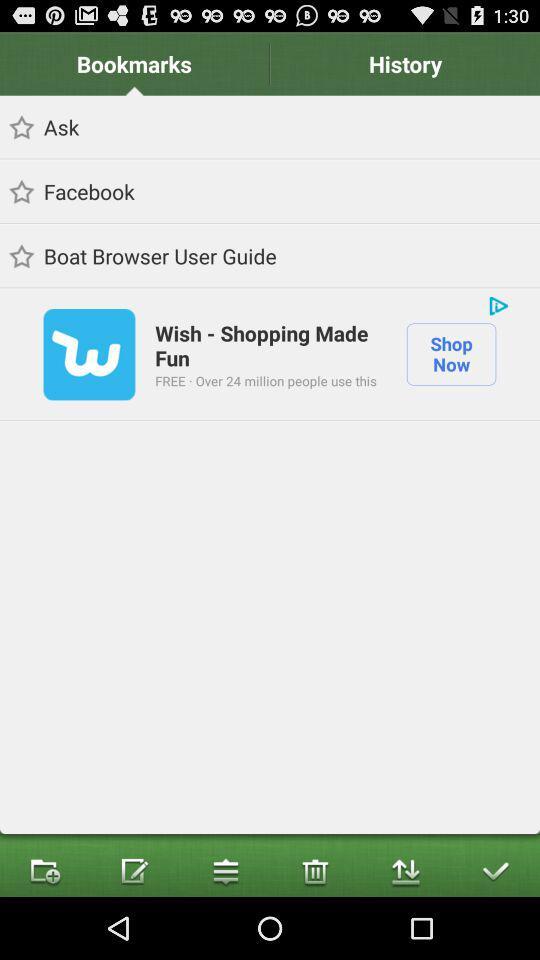  What do you see at coordinates (270, 345) in the screenshot?
I see `wish shopping made icon` at bounding box center [270, 345].